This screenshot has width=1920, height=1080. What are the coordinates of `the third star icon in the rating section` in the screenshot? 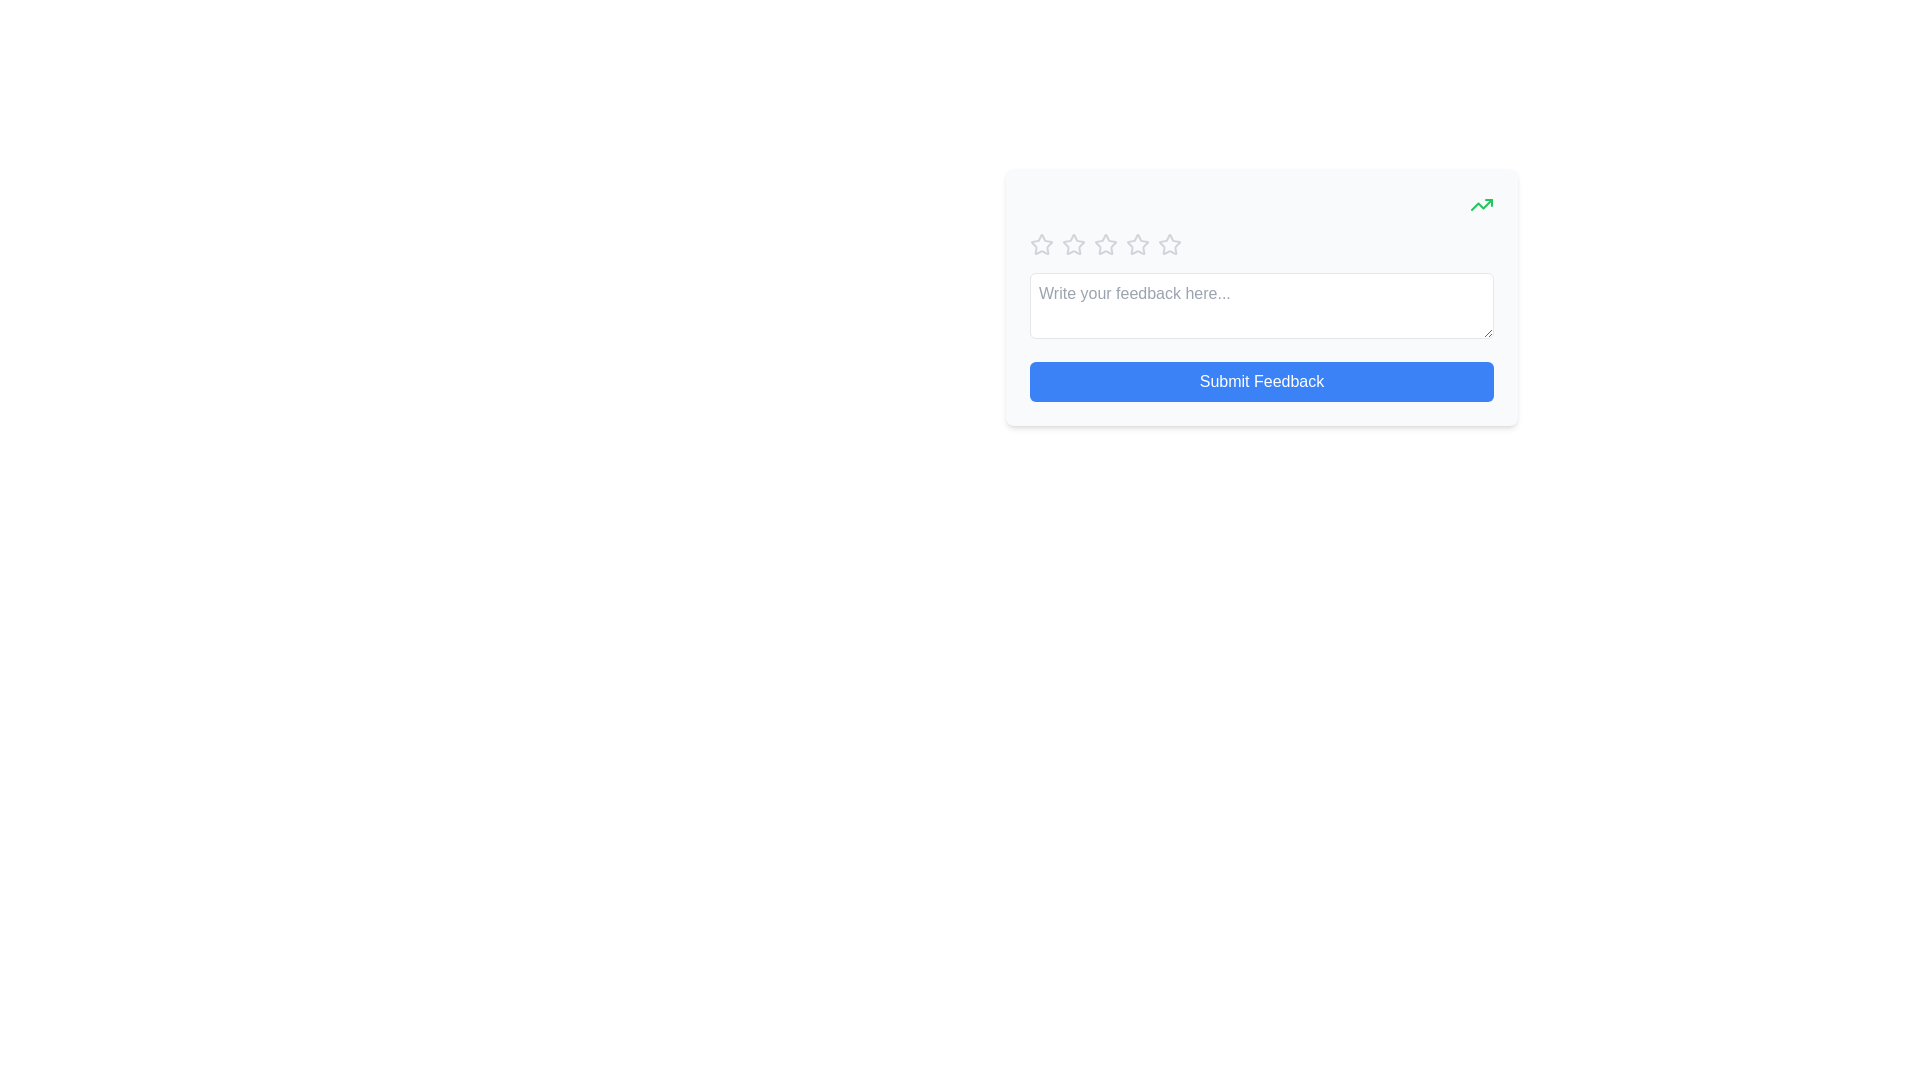 It's located at (1104, 244).